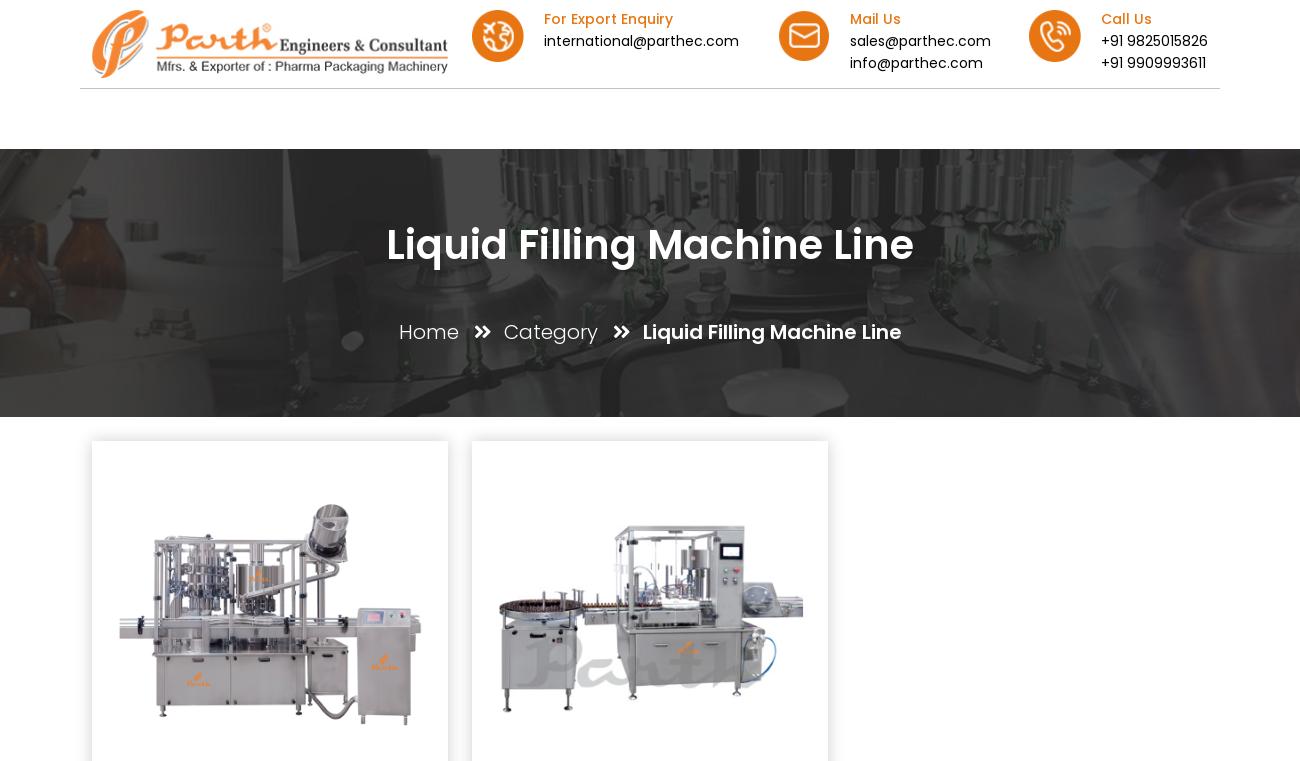 This screenshot has width=1300, height=761. What do you see at coordinates (761, 590) in the screenshot?
I see `'Mobile / WhatsApp'` at bounding box center [761, 590].